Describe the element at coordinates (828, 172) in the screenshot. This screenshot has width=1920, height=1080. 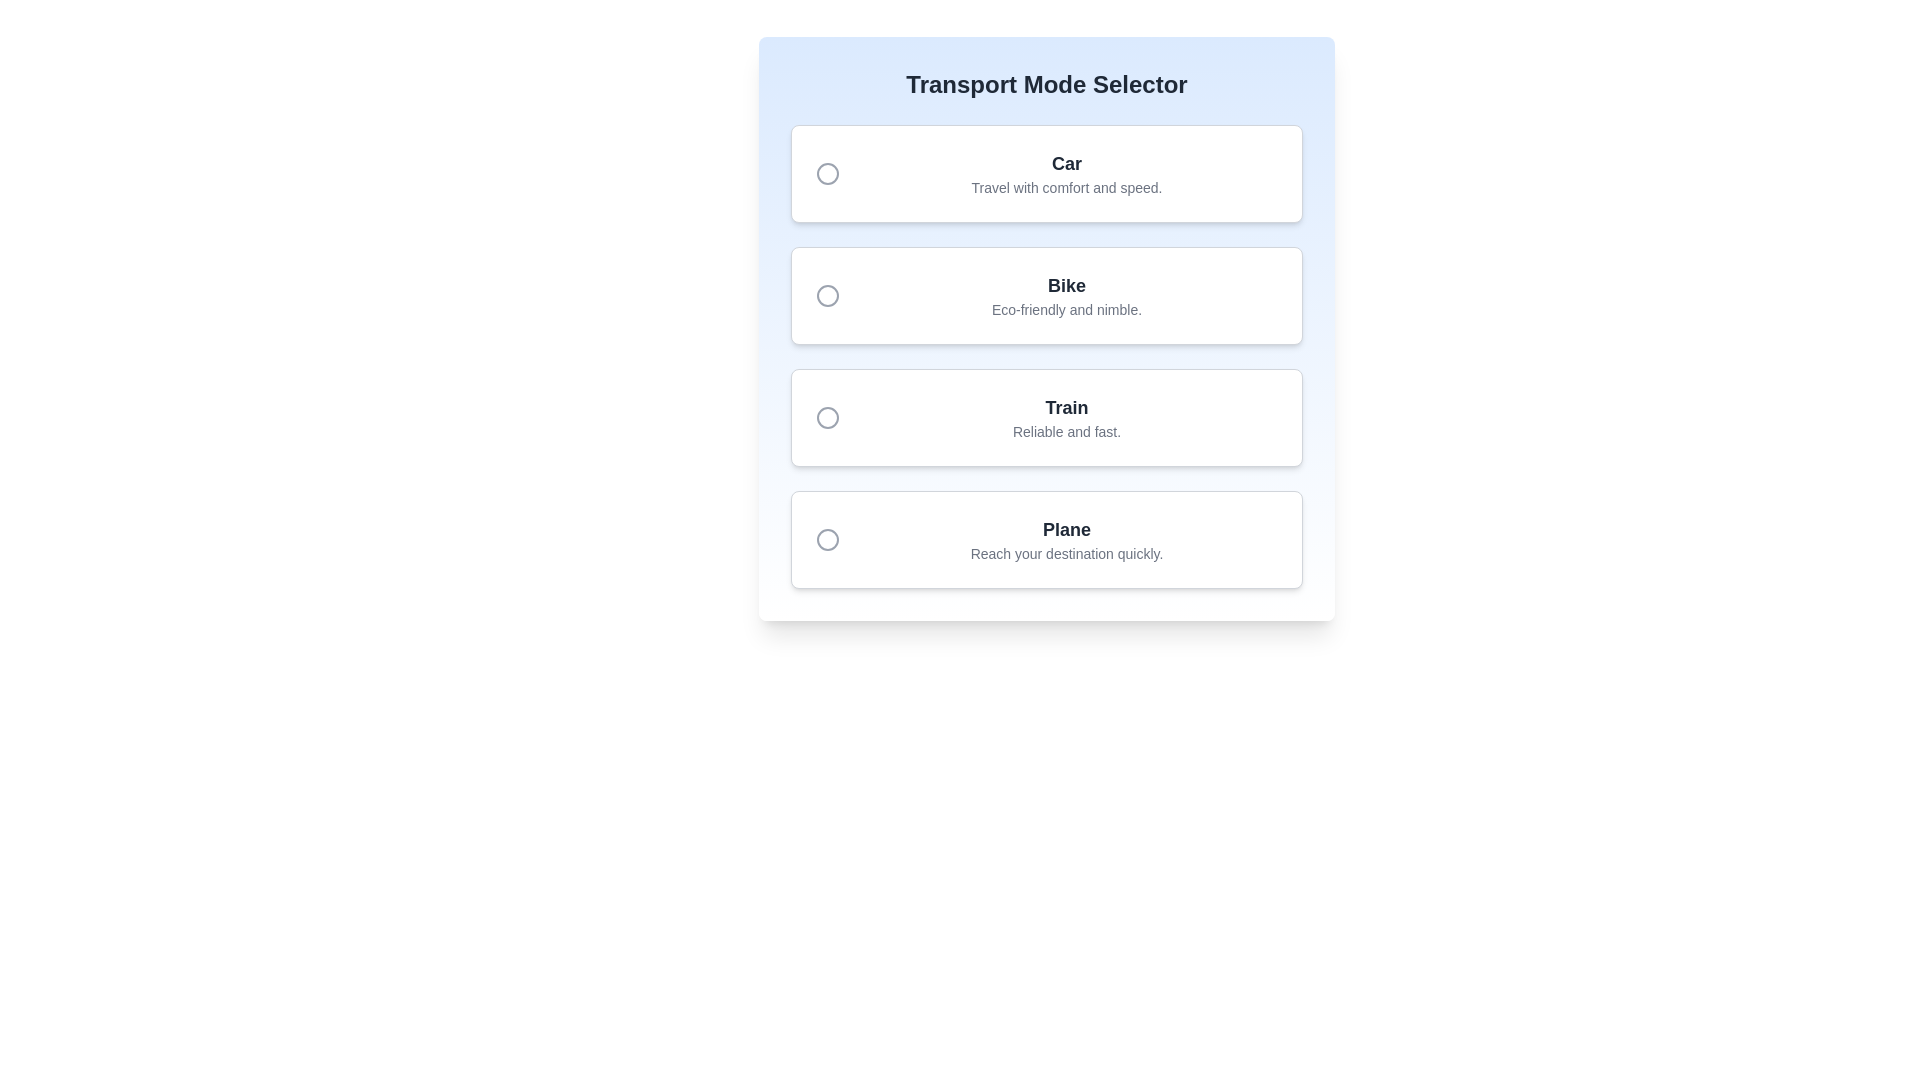
I see `the small circle of the unselected circular radio button icon for the 'Car' option in the 'Transport Mode Selector'` at that location.